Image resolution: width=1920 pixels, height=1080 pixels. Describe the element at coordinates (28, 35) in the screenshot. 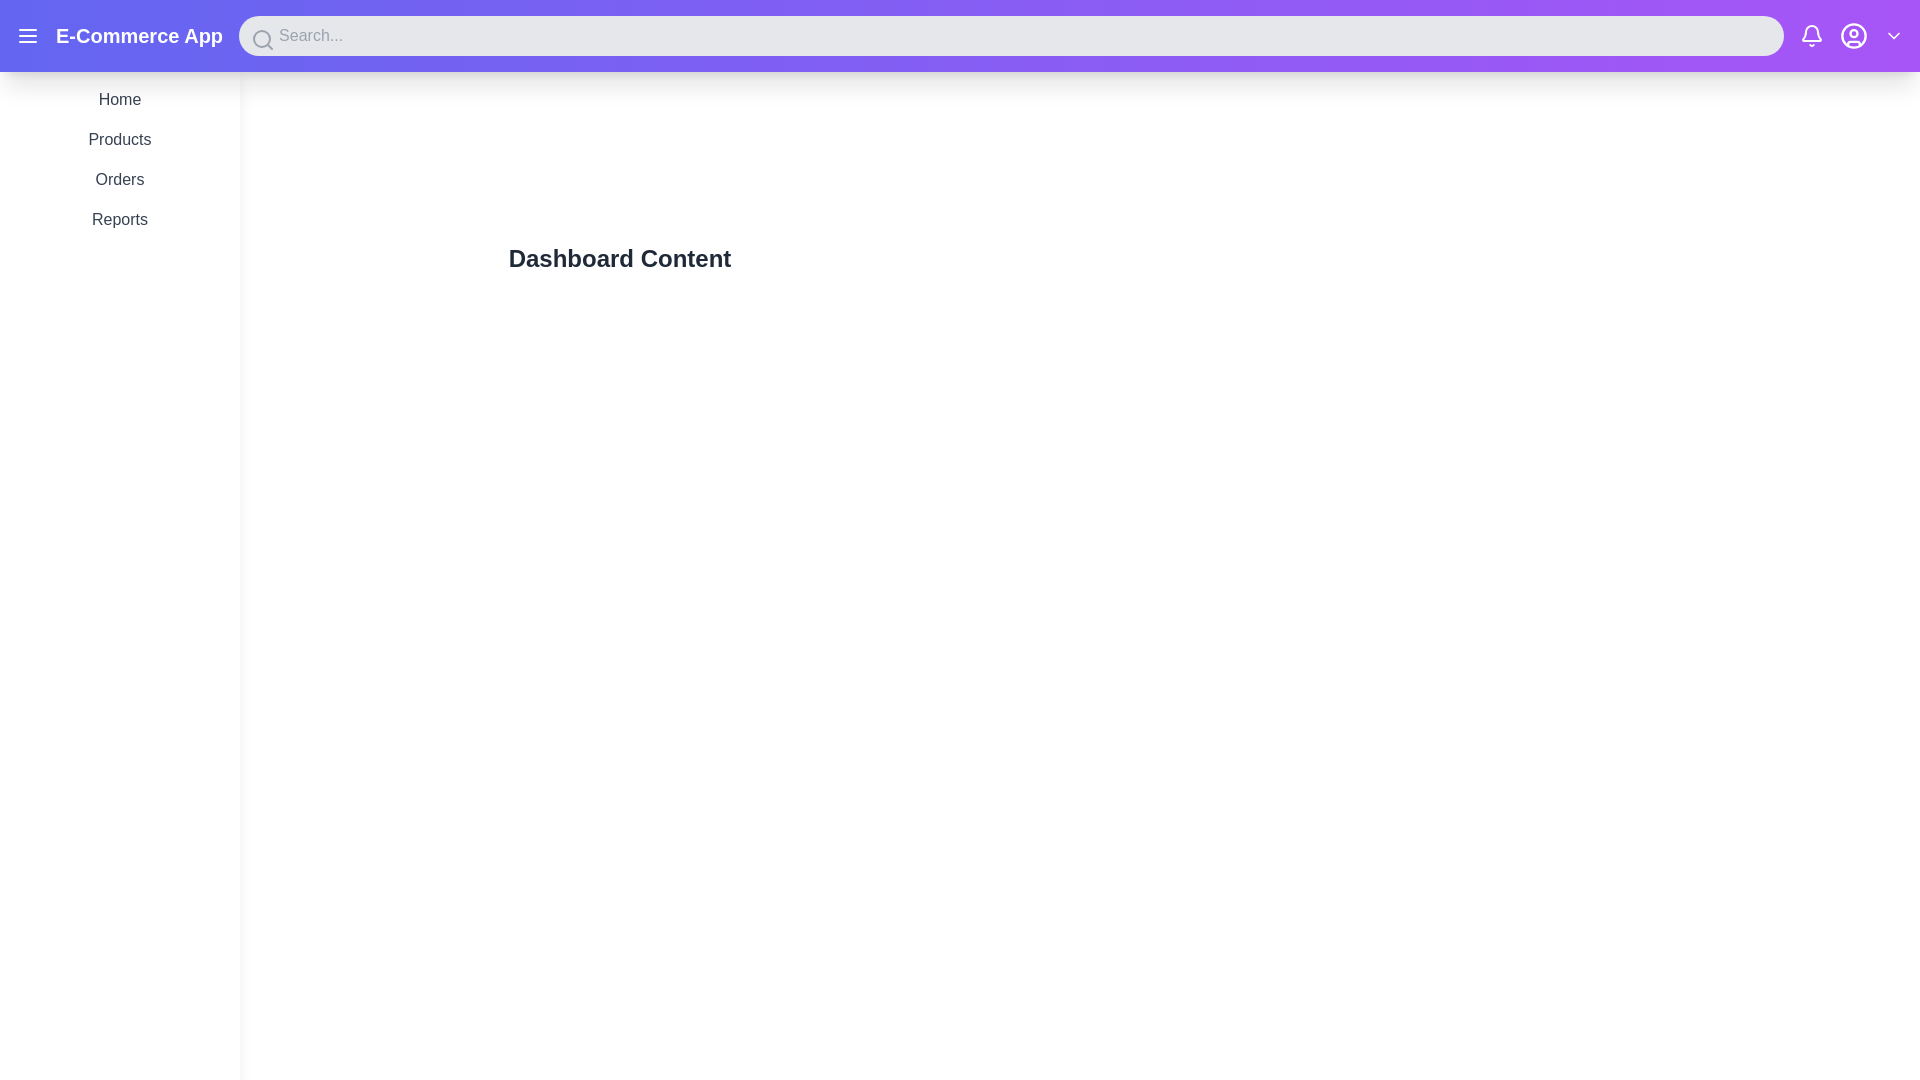

I see `the menu button, which is represented by three horizontal lines in the top-left corner of the application interface within the purple header` at that location.